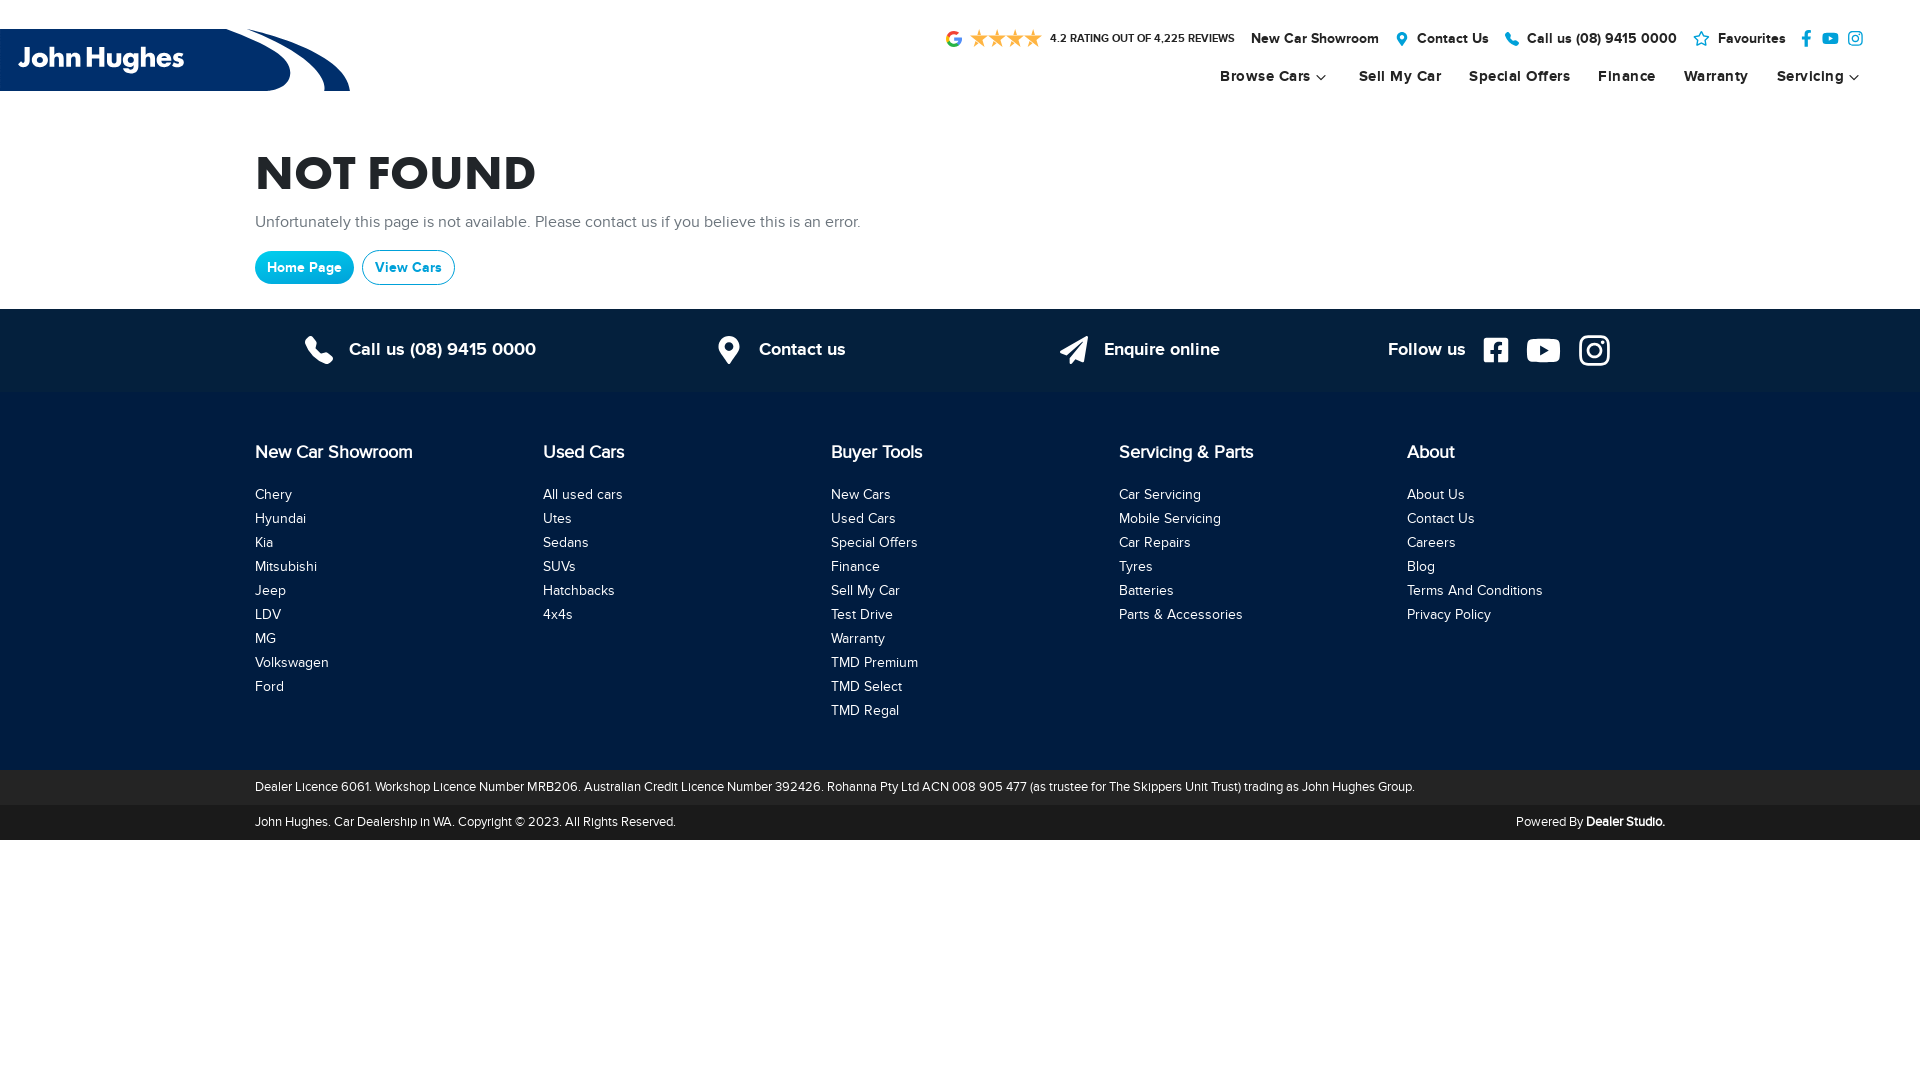 This screenshot has height=1080, width=1920. Describe the element at coordinates (542, 589) in the screenshot. I see `'Hatchbacks'` at that location.